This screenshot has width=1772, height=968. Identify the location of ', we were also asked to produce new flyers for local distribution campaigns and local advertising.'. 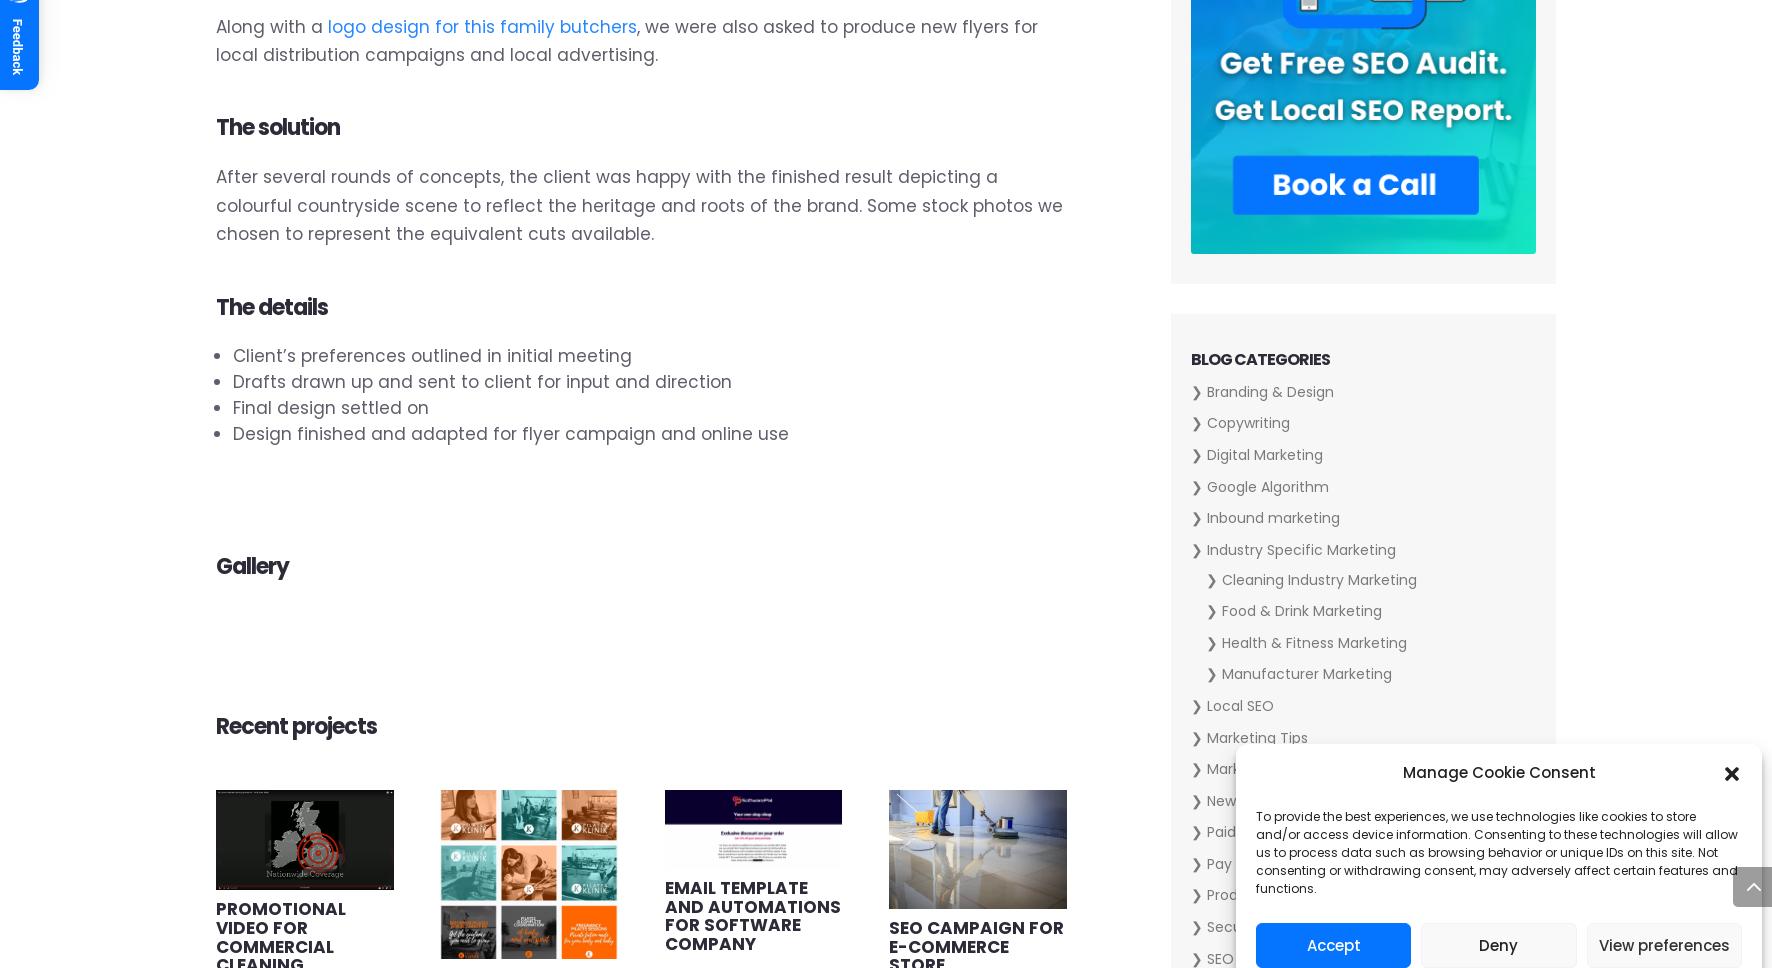
(626, 40).